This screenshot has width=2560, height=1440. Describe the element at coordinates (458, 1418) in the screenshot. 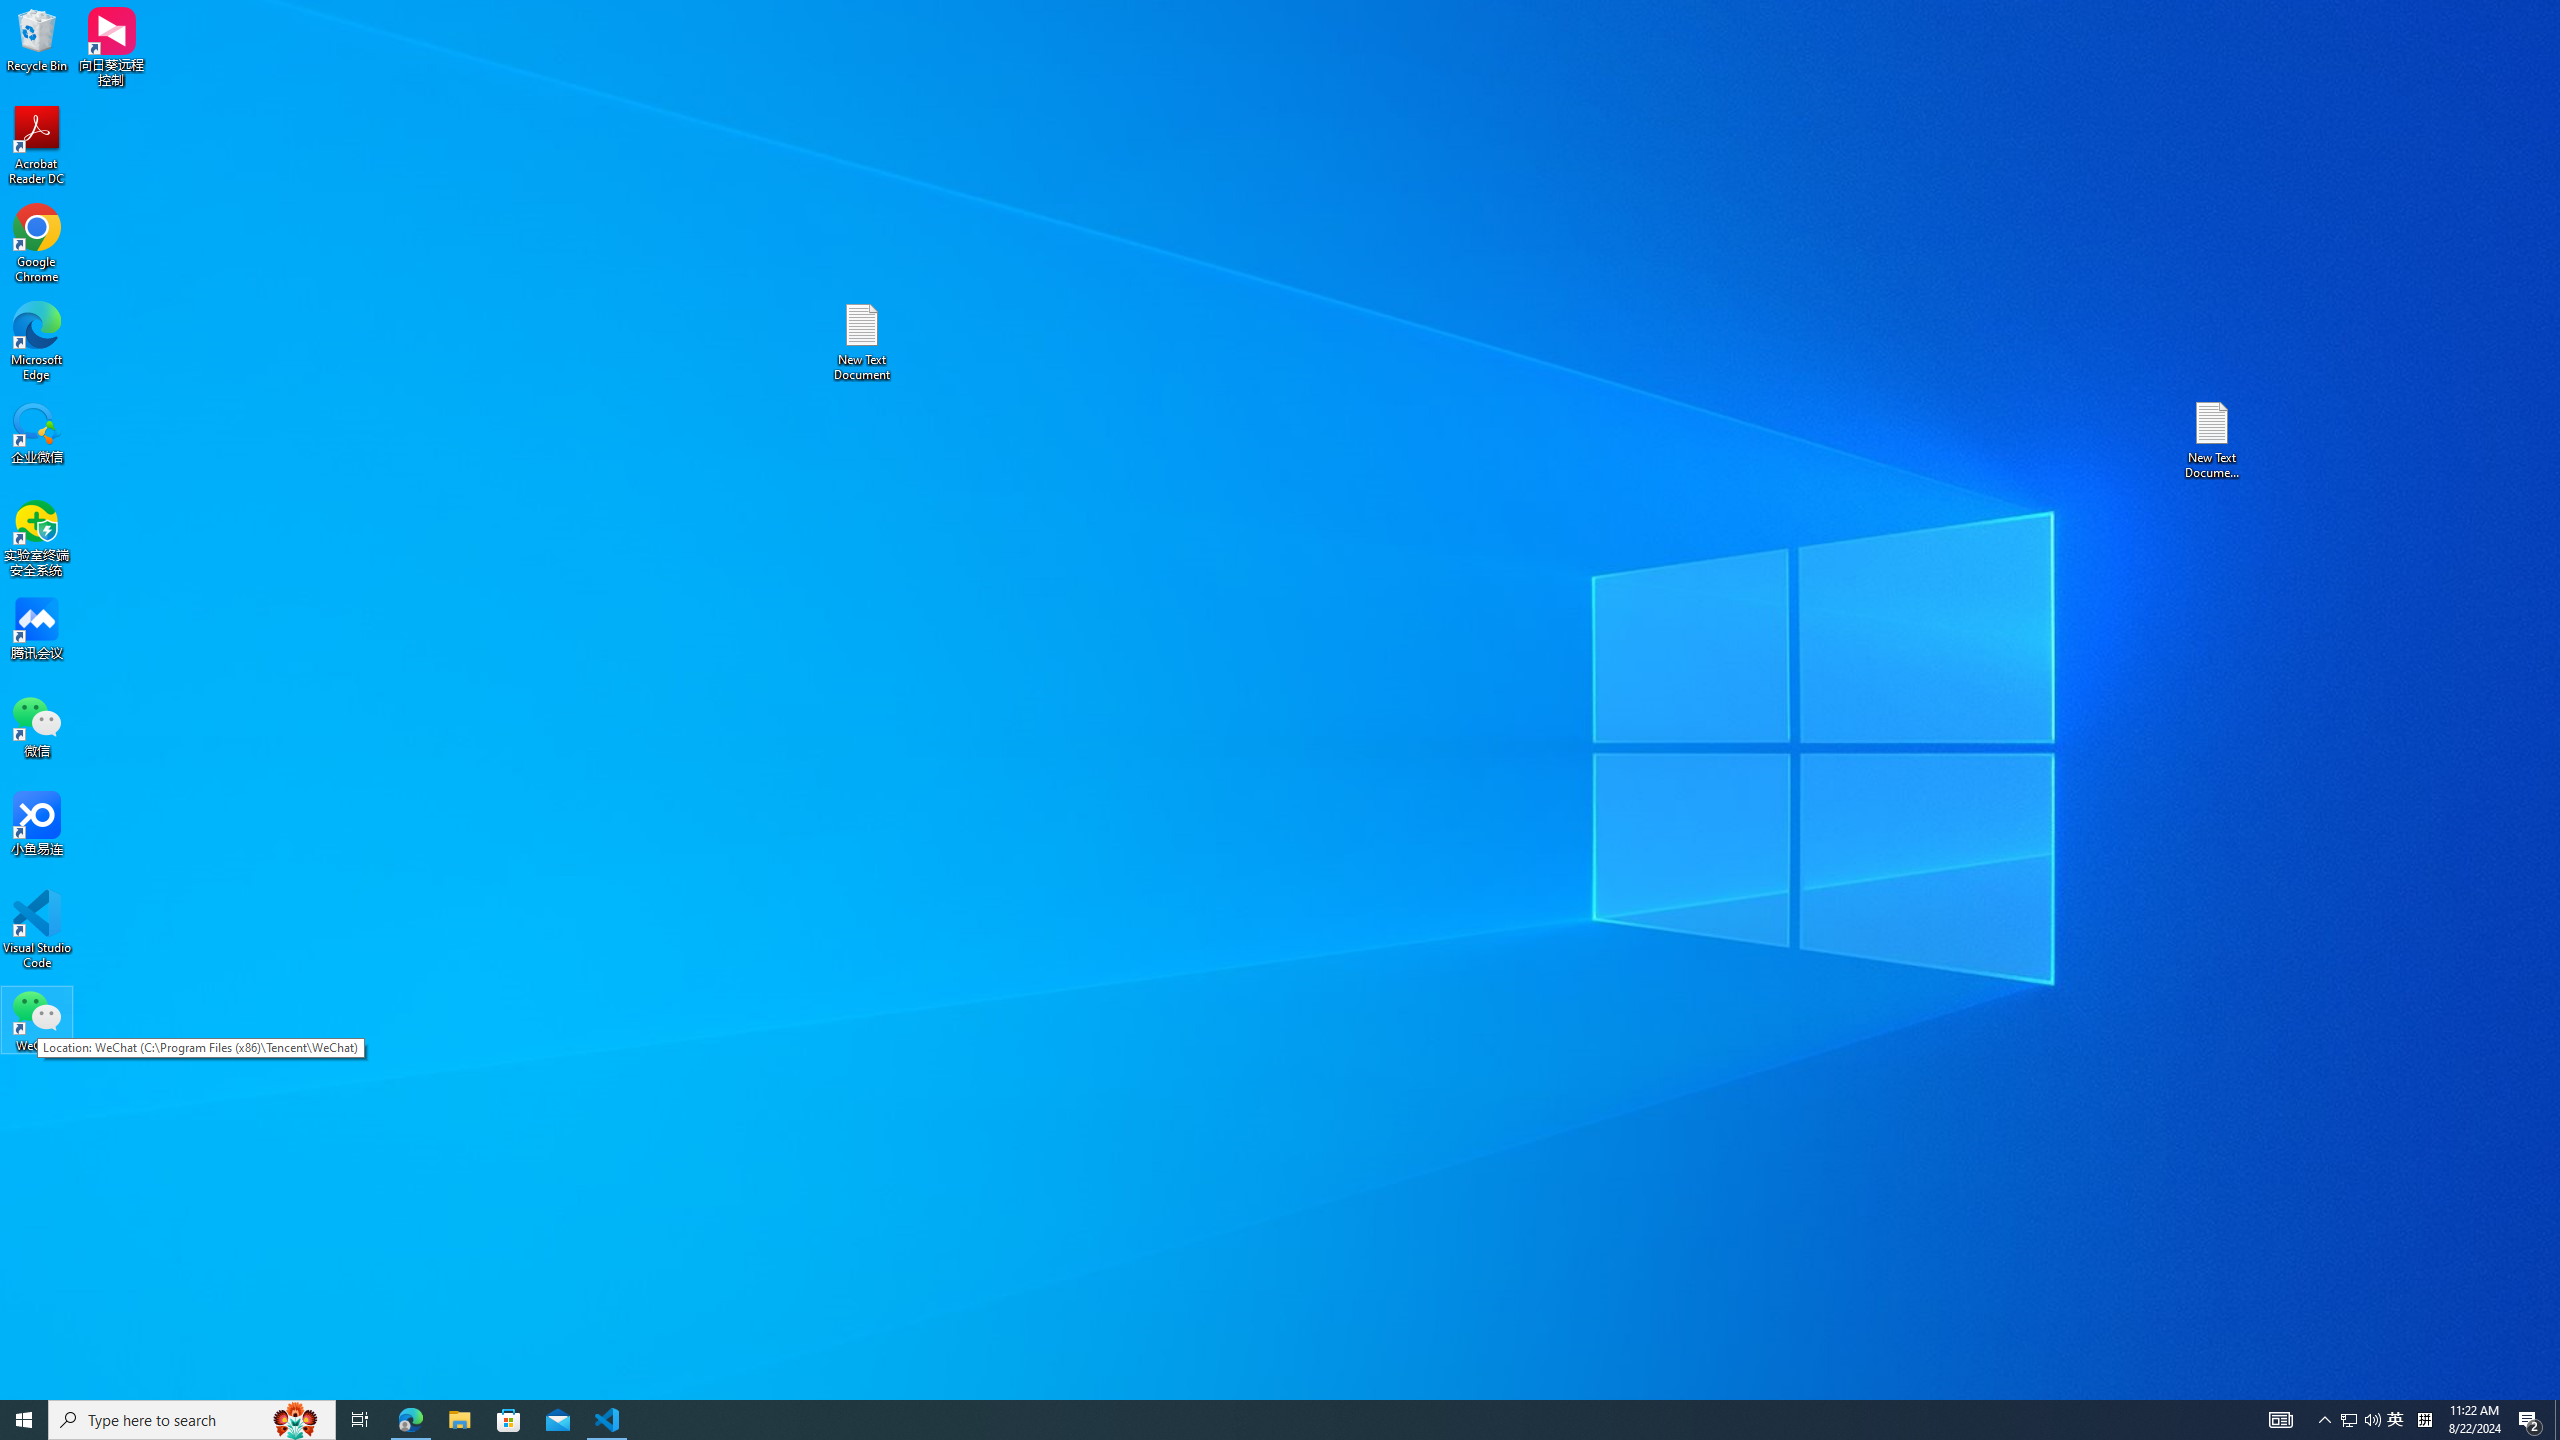

I see `'File Explorer'` at that location.